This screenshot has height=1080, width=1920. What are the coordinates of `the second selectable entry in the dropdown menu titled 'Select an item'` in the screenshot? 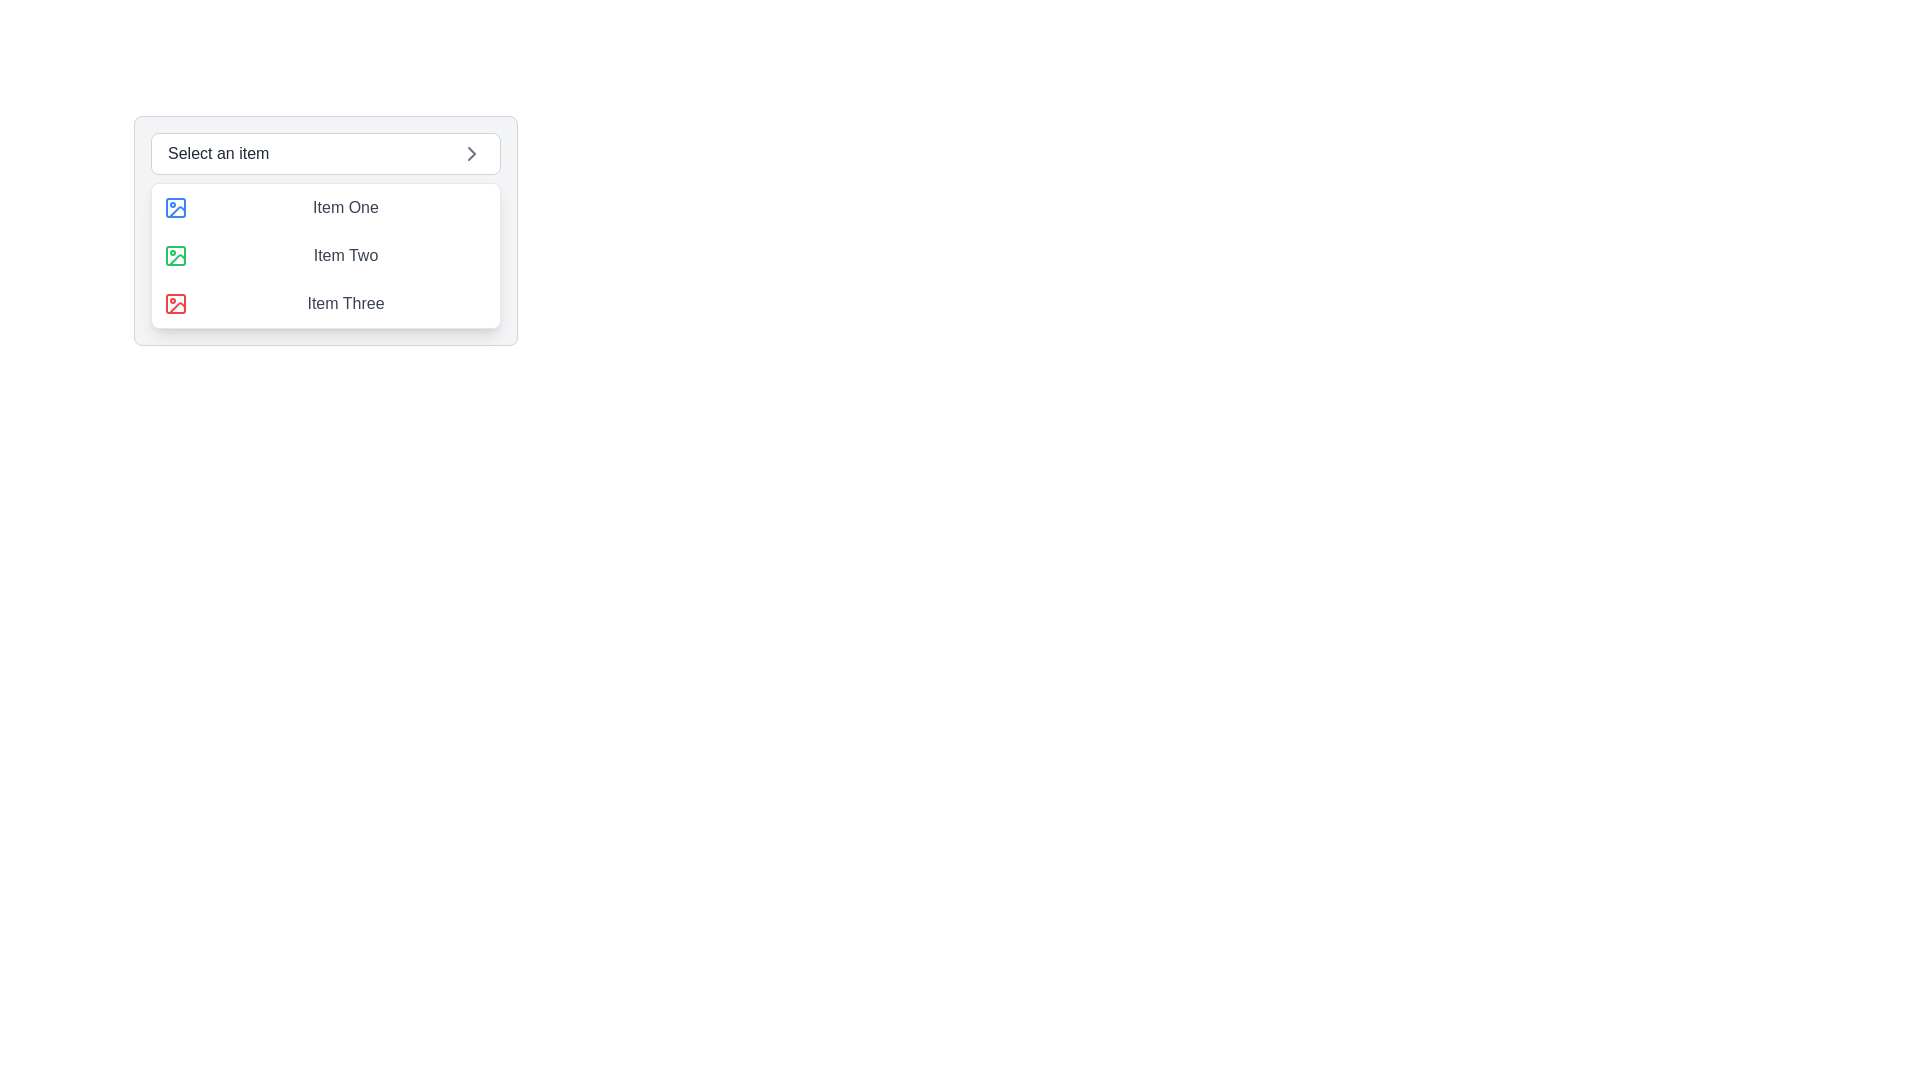 It's located at (326, 254).